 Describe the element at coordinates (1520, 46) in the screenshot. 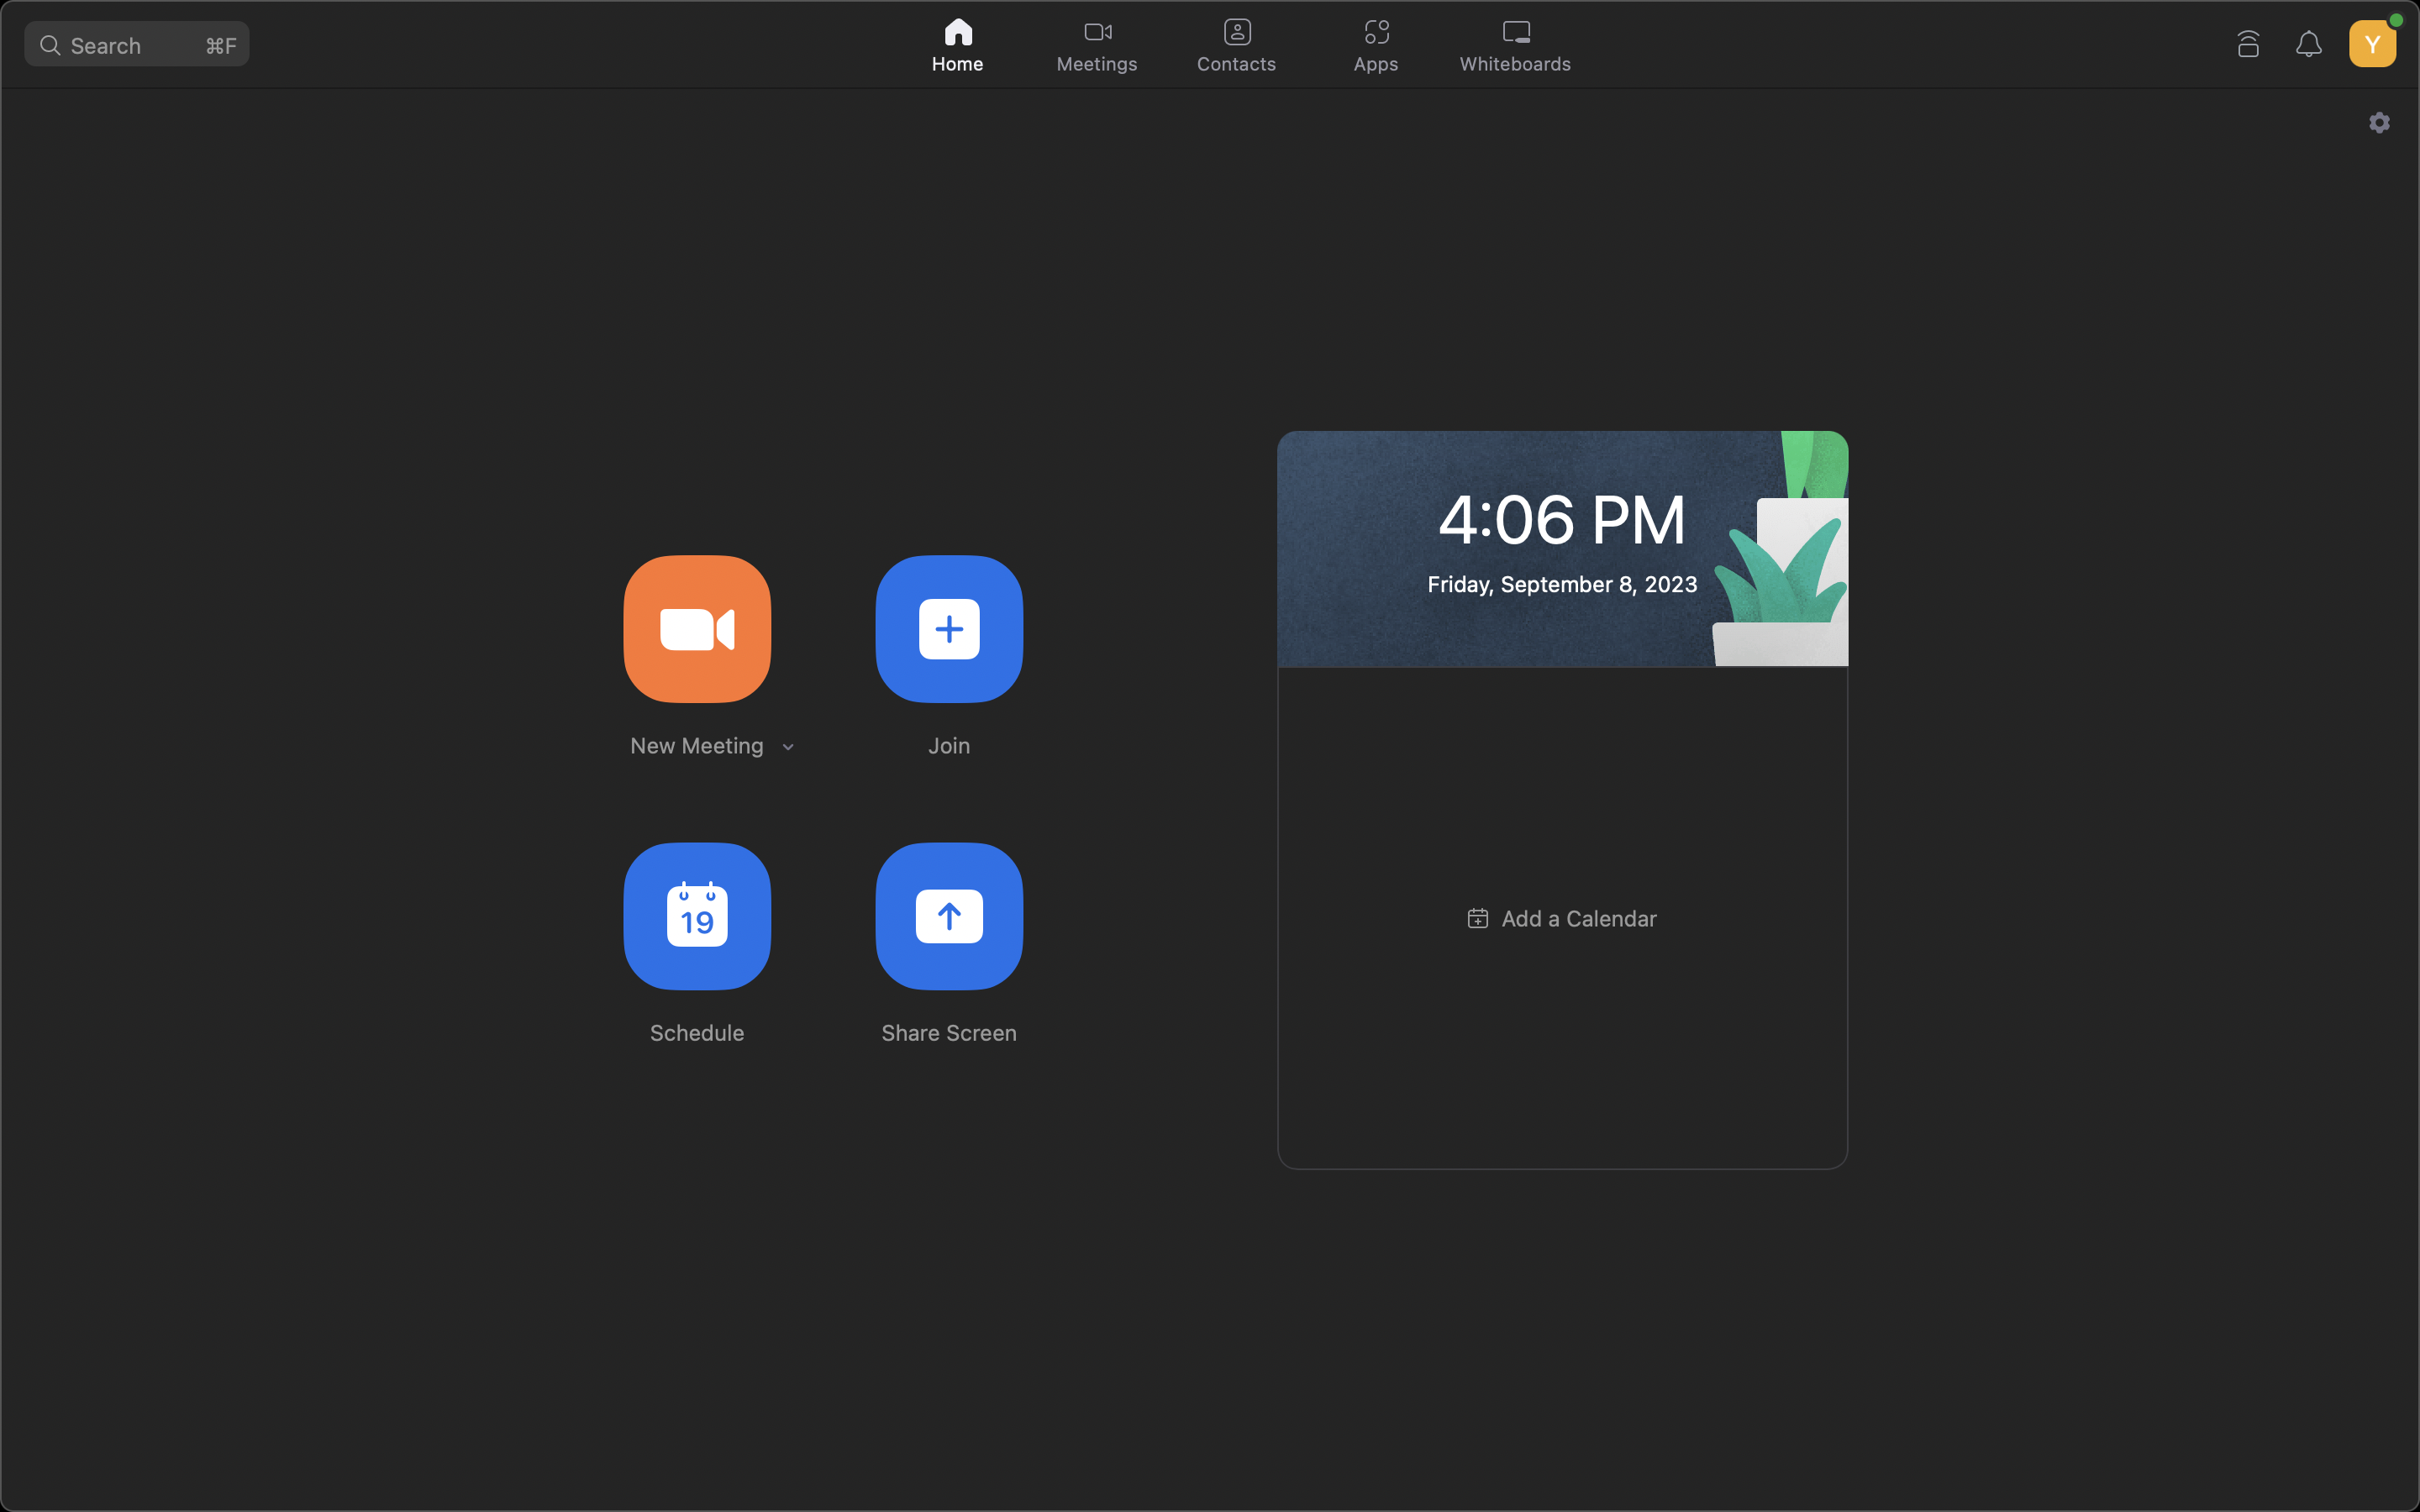

I see `Activate the whiteboard tools` at that location.